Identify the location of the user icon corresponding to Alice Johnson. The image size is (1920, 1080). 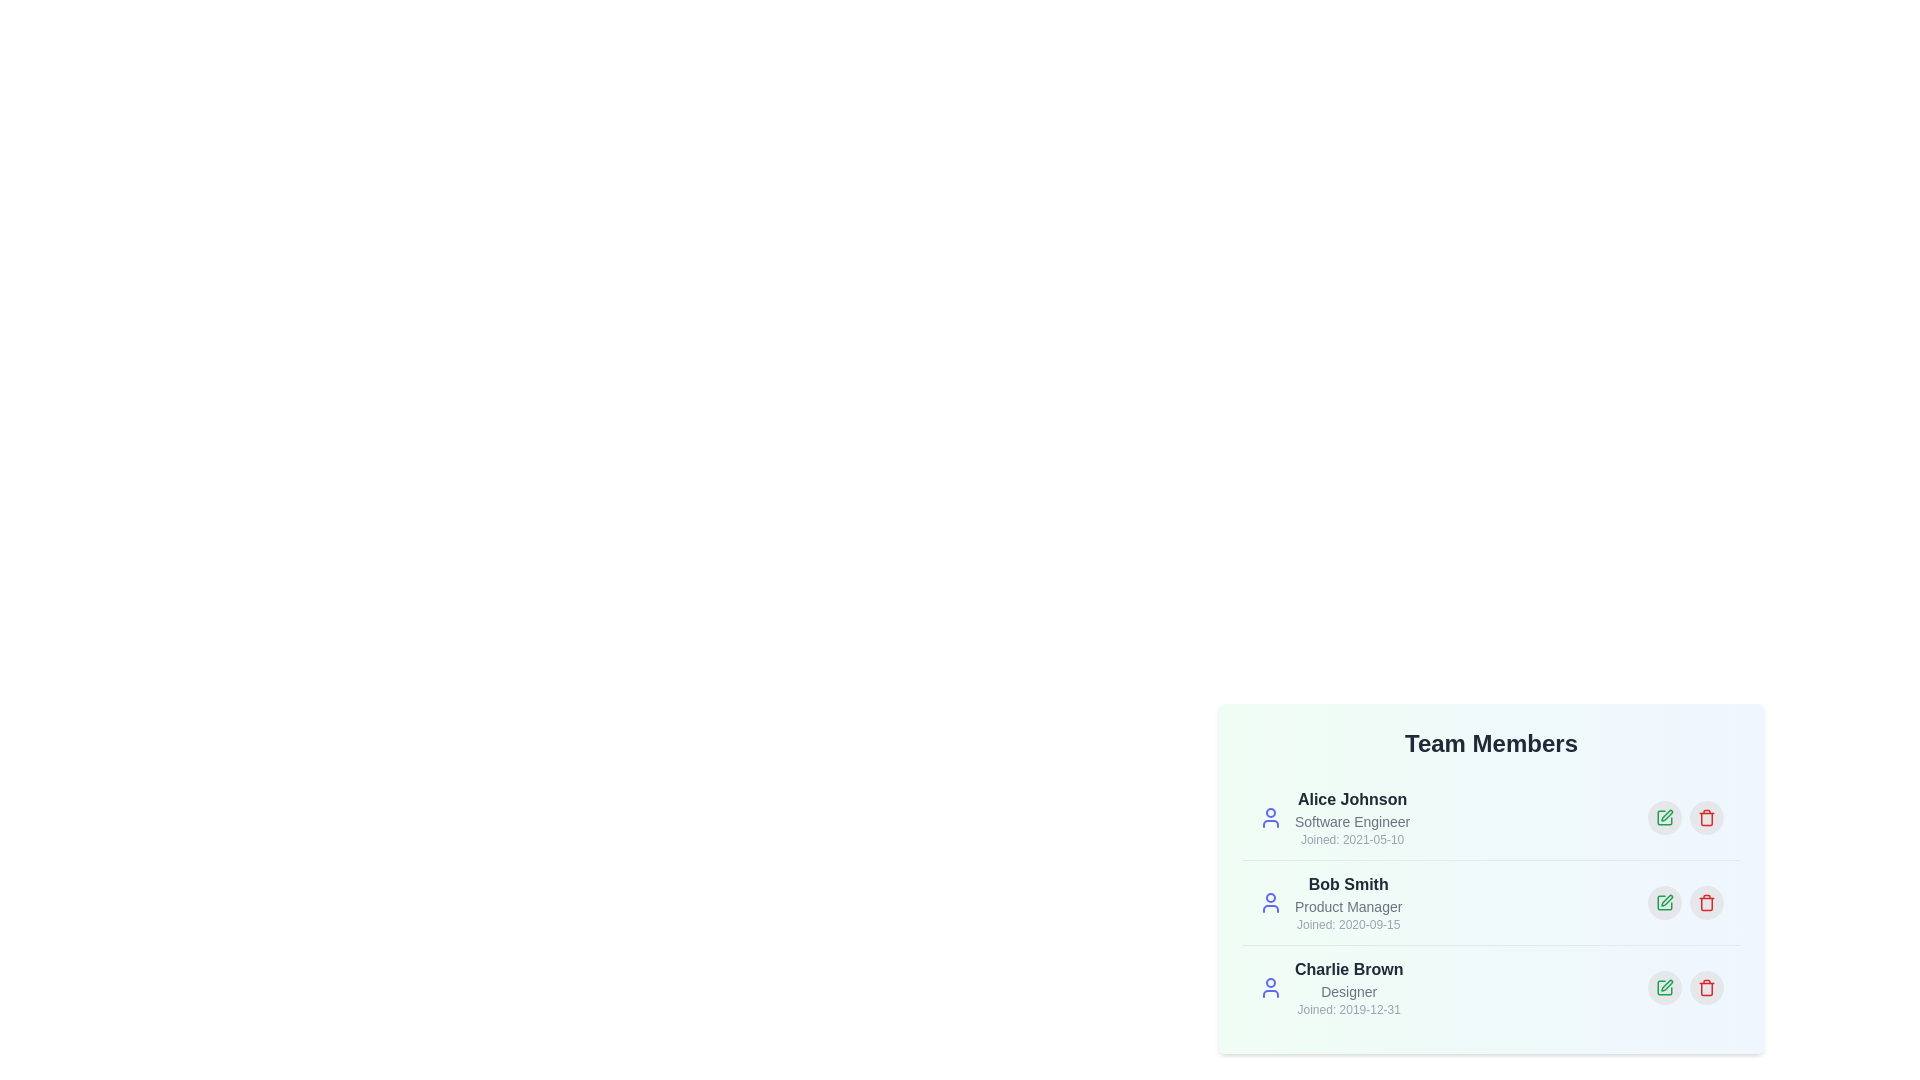
(1270, 817).